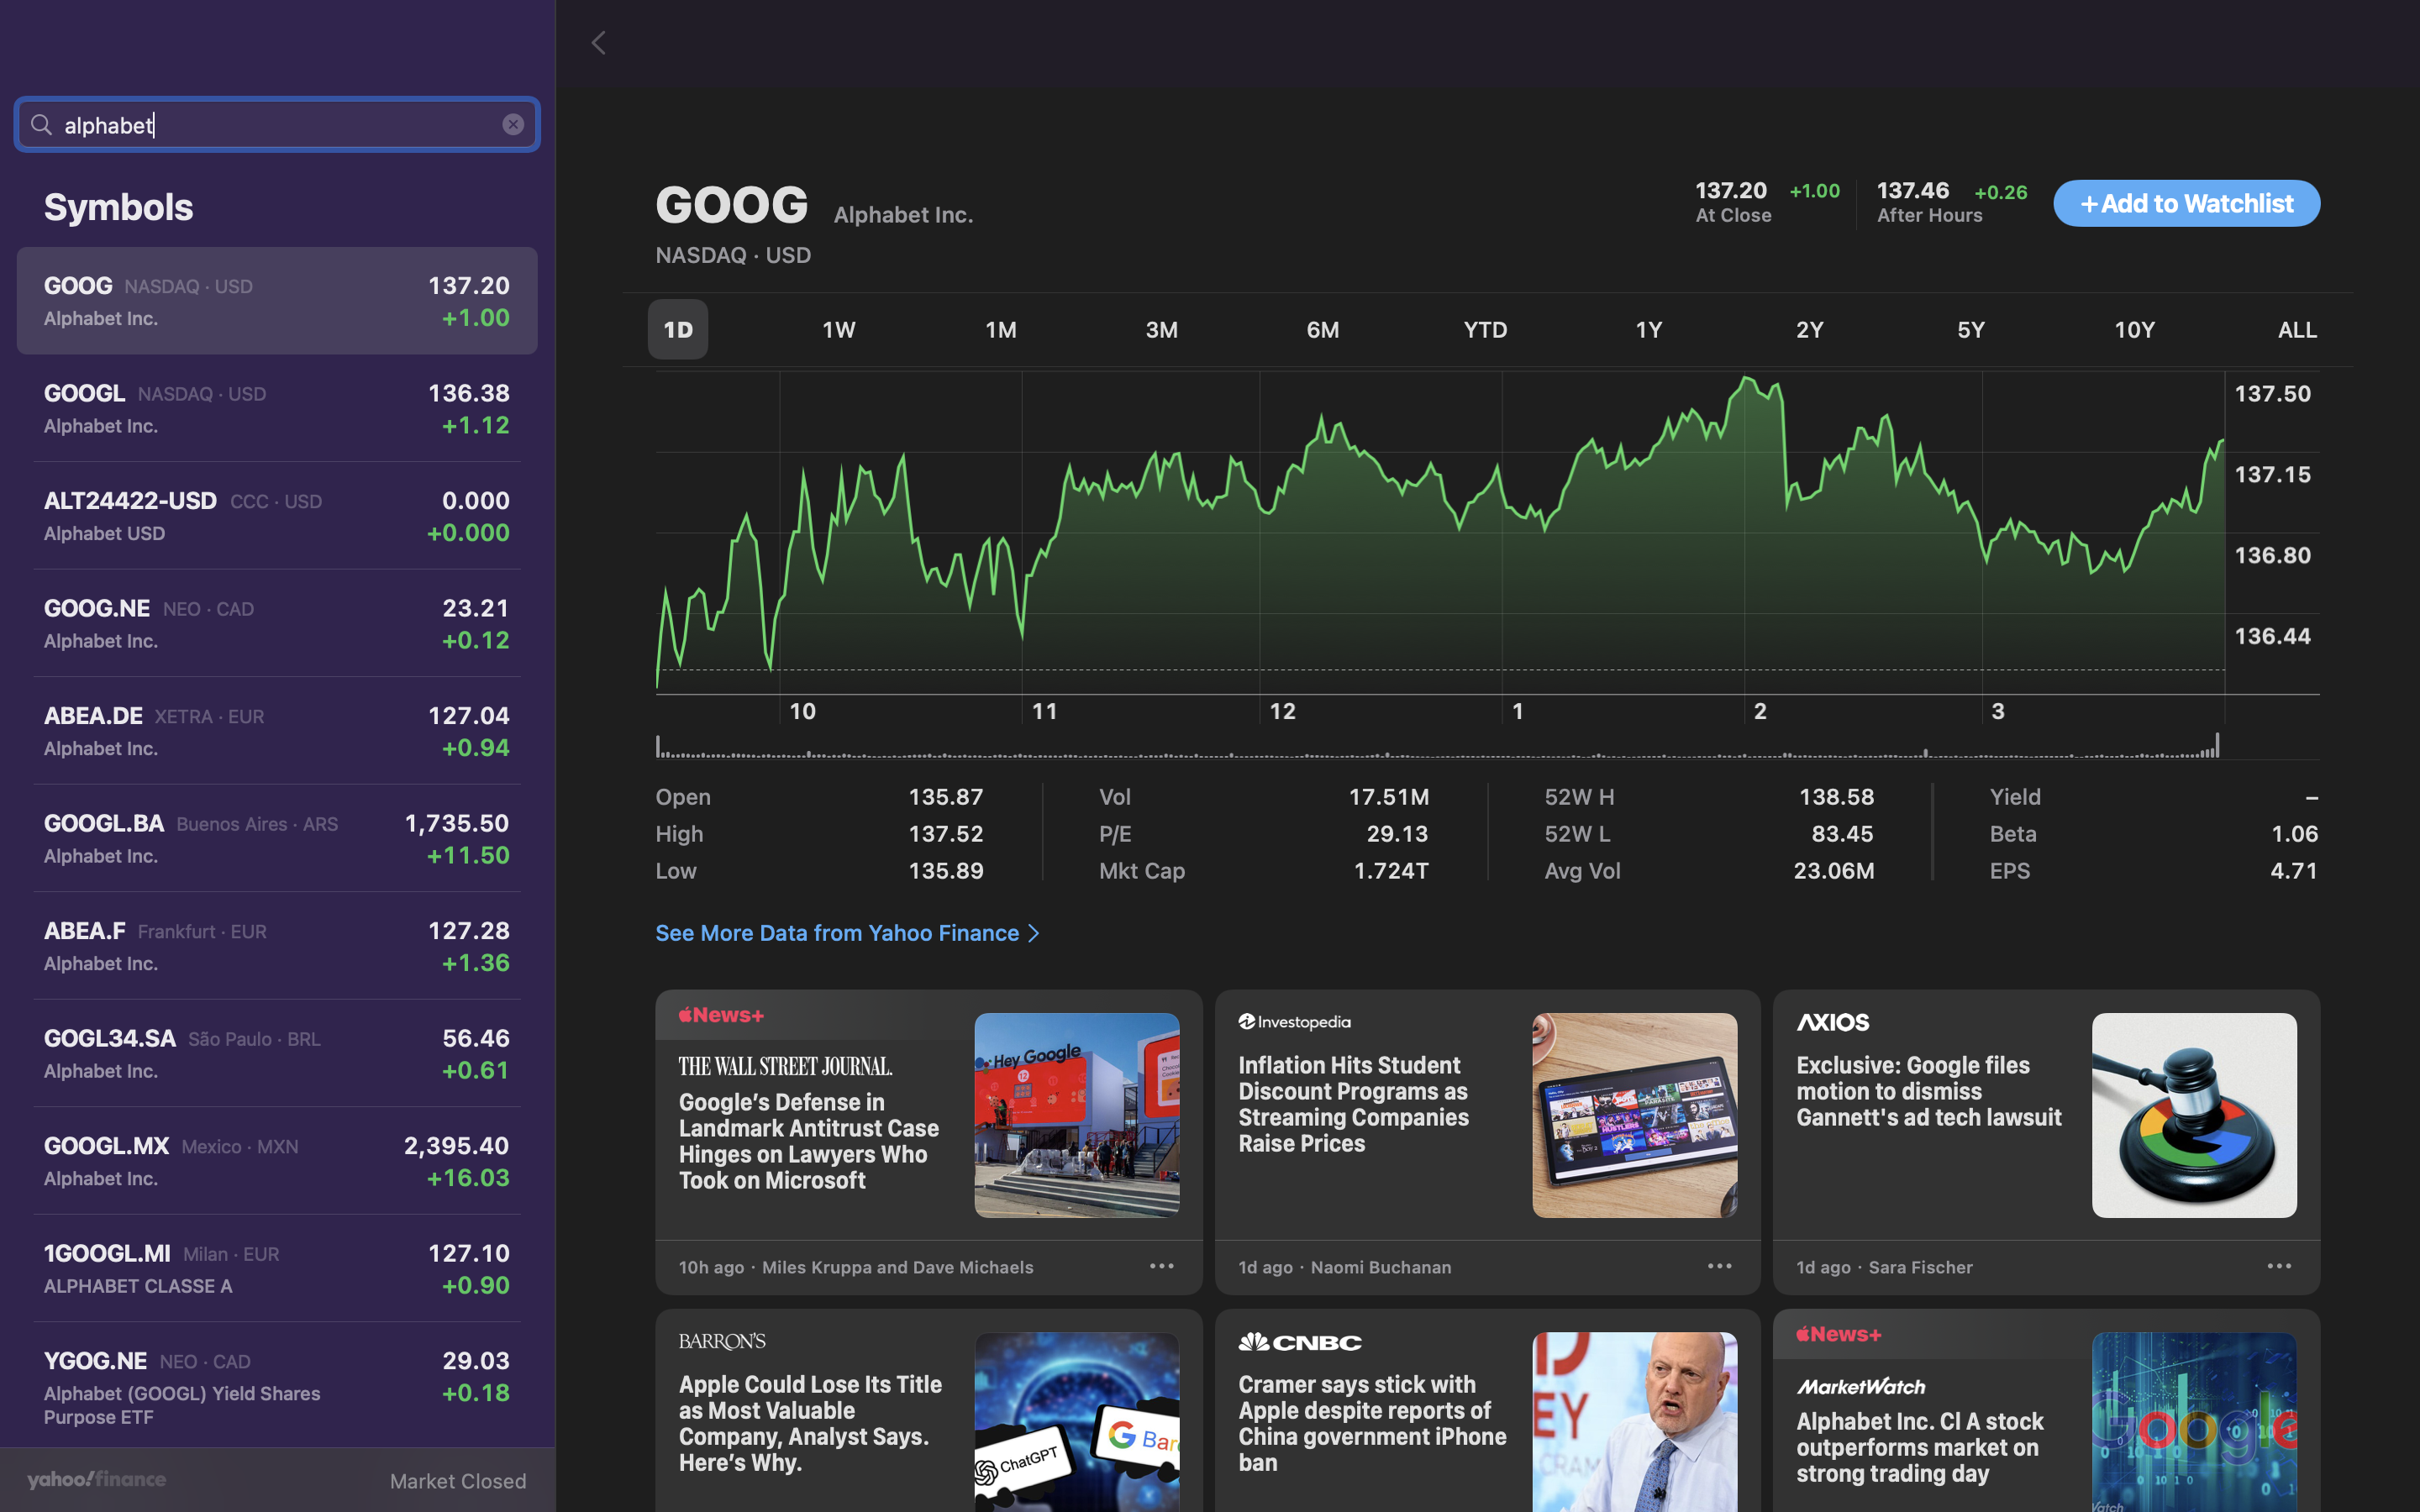 This screenshot has height=1512, width=2420. What do you see at coordinates (2186, 204) in the screenshot?
I see `Insert numerous stocks to your monitoring list` at bounding box center [2186, 204].